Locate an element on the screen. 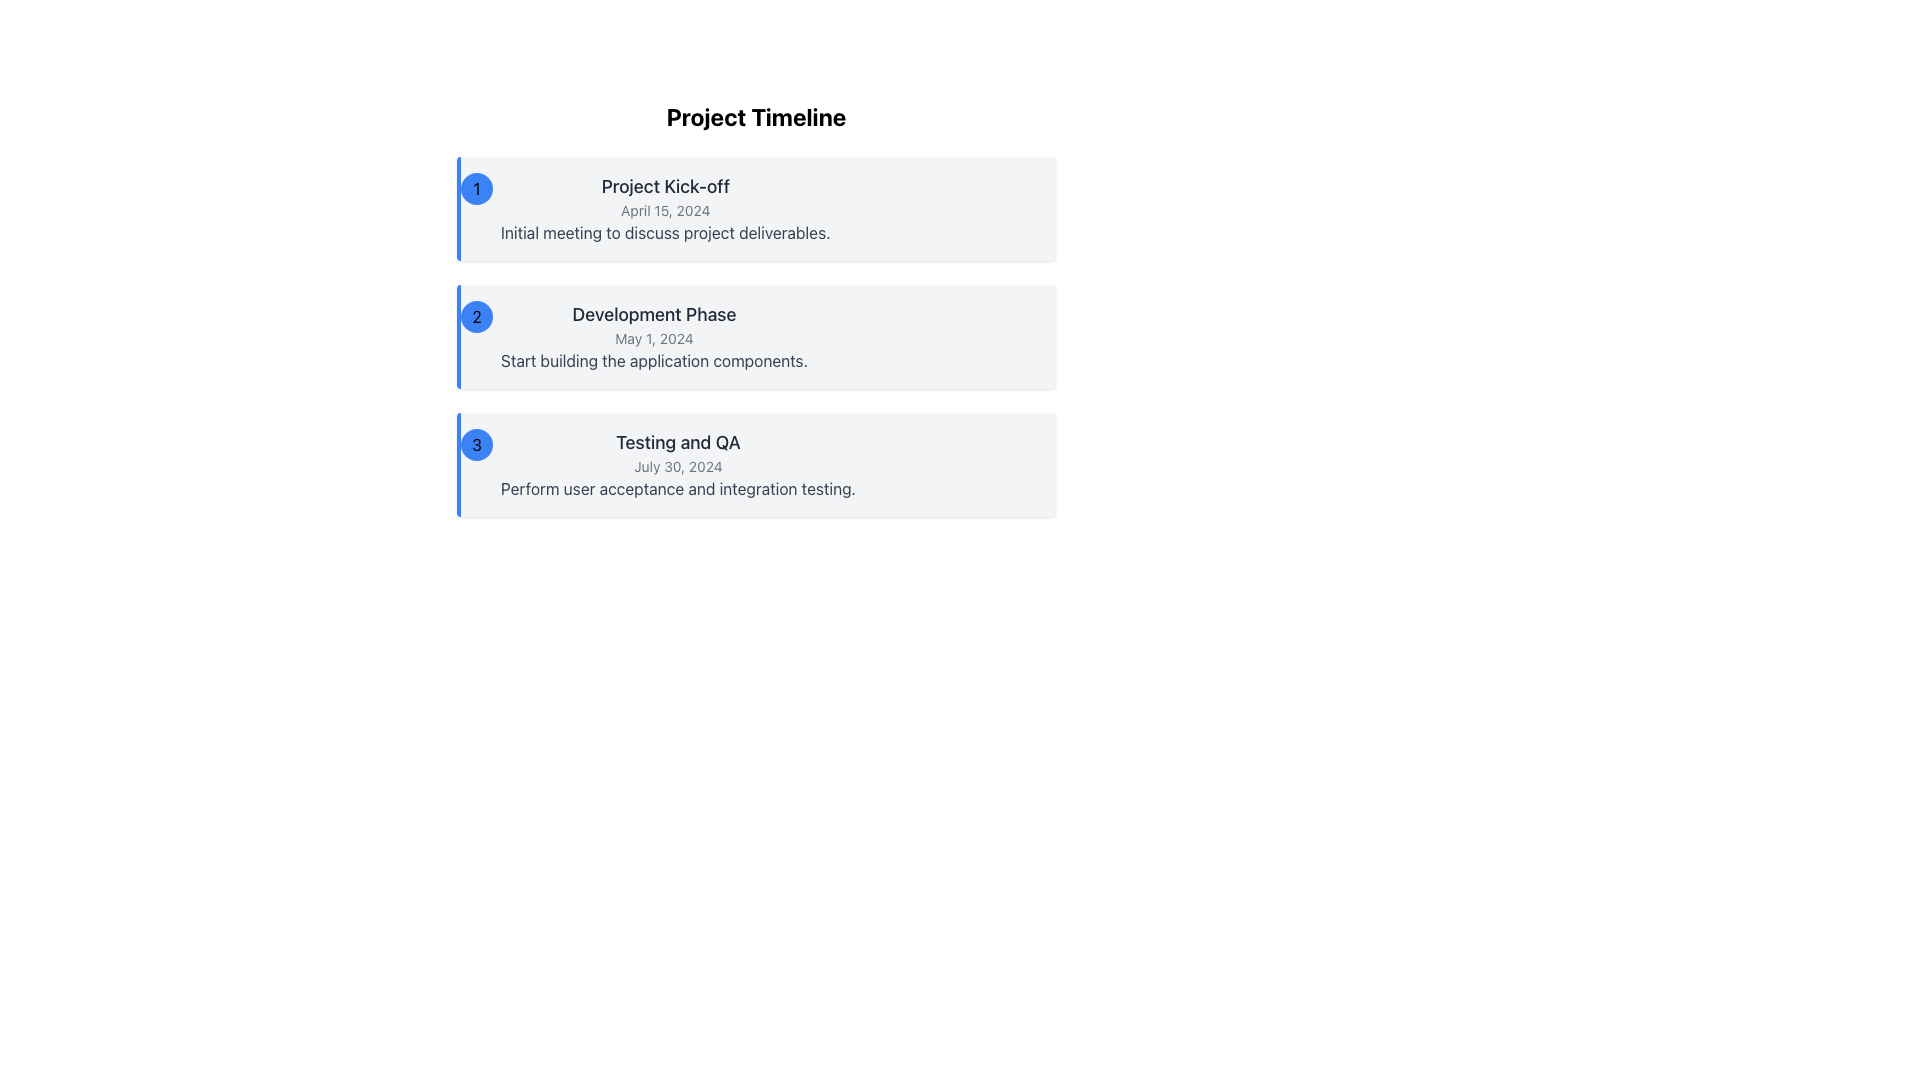  the leftmost Badge of the third card in a vertically aligned sequence of cards, which indicates a step or stage in a process is located at coordinates (475, 443).